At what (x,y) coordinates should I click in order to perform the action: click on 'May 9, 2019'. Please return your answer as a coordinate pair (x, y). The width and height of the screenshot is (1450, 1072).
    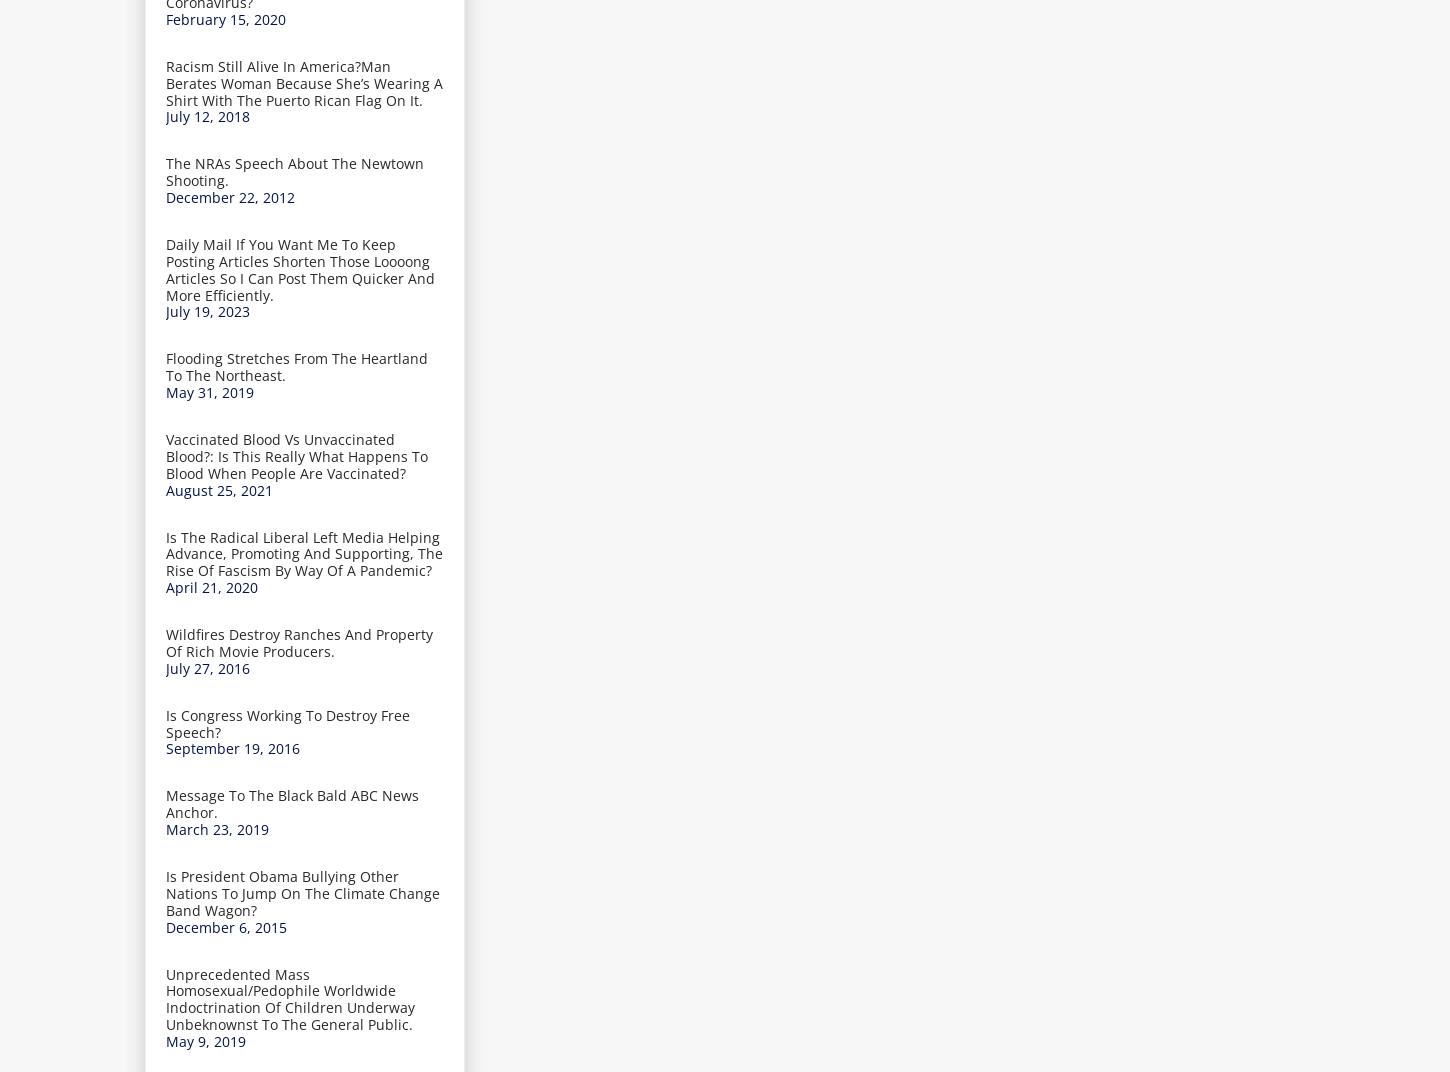
    Looking at the image, I should click on (205, 1040).